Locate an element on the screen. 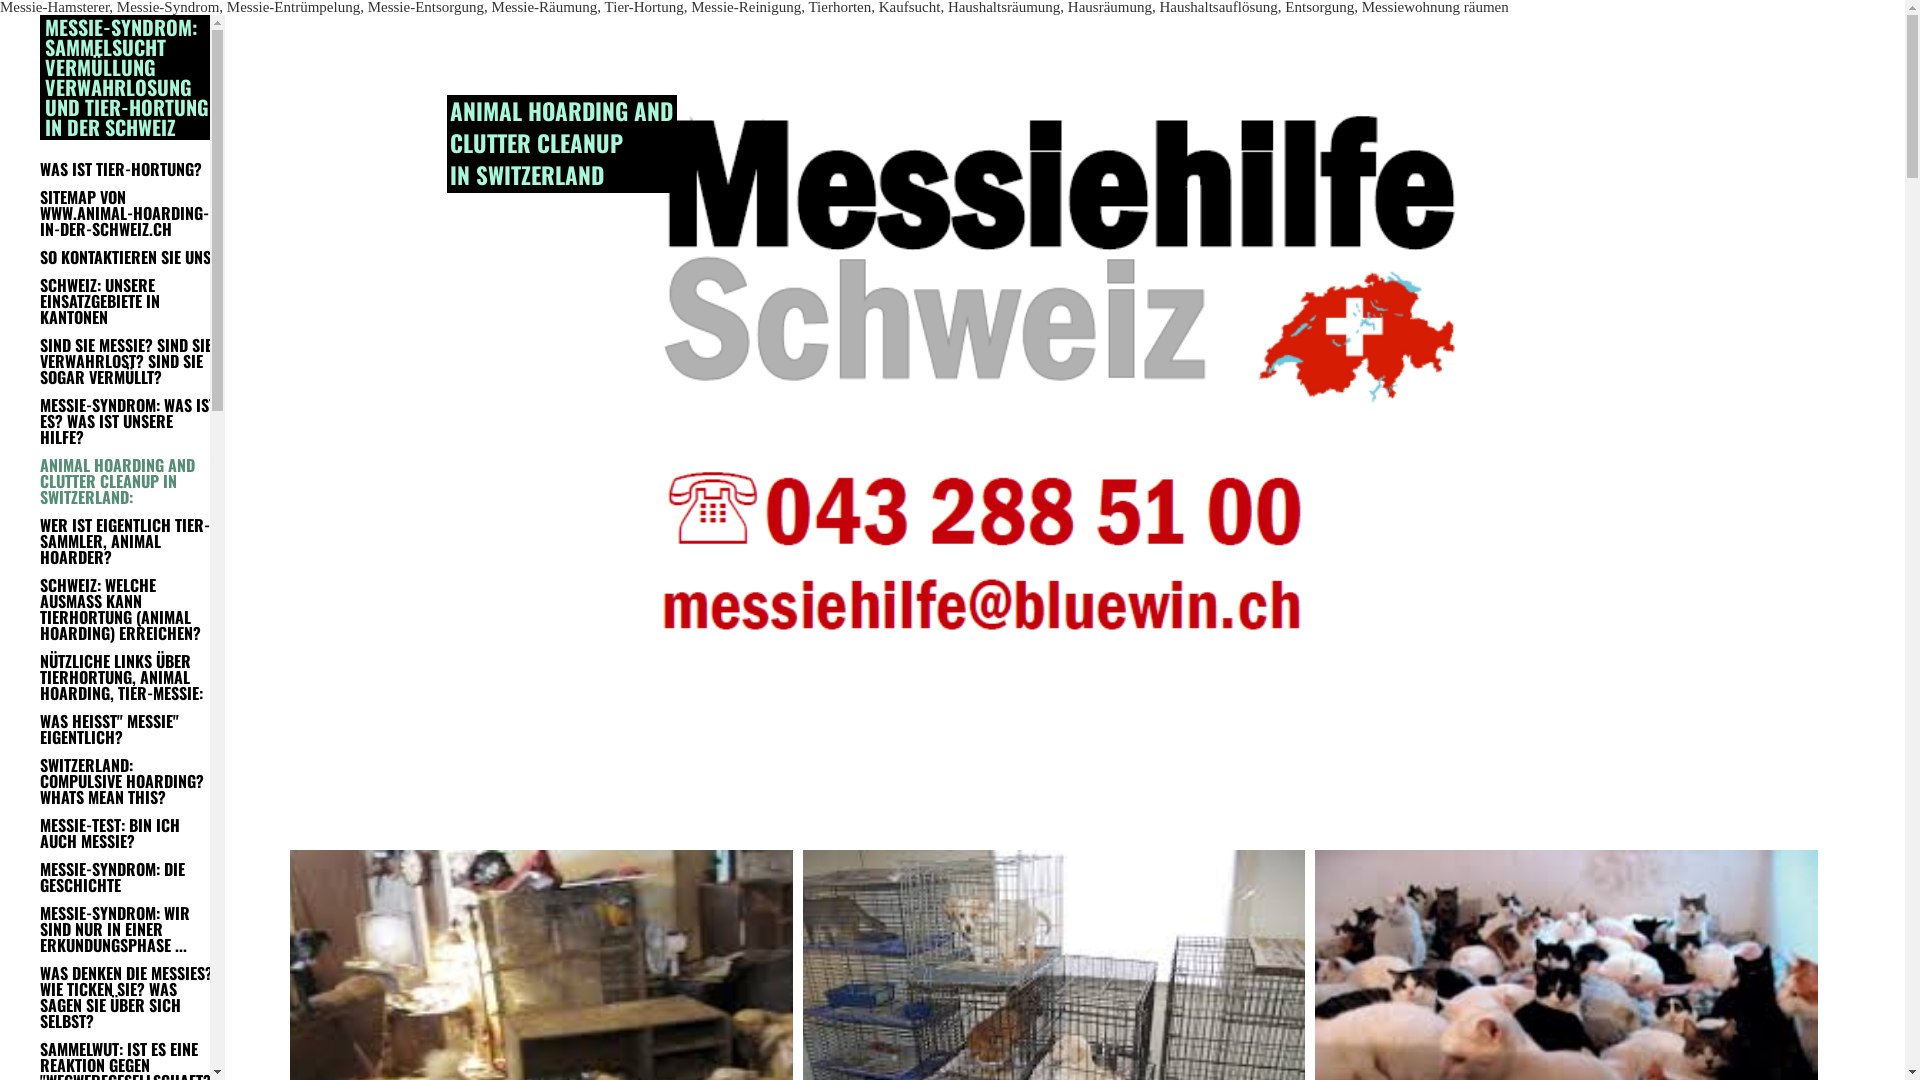  'MESSIE-SYNDROM: WAS IST ES? WAS IST UNSERE HILFE?' is located at coordinates (39, 419).